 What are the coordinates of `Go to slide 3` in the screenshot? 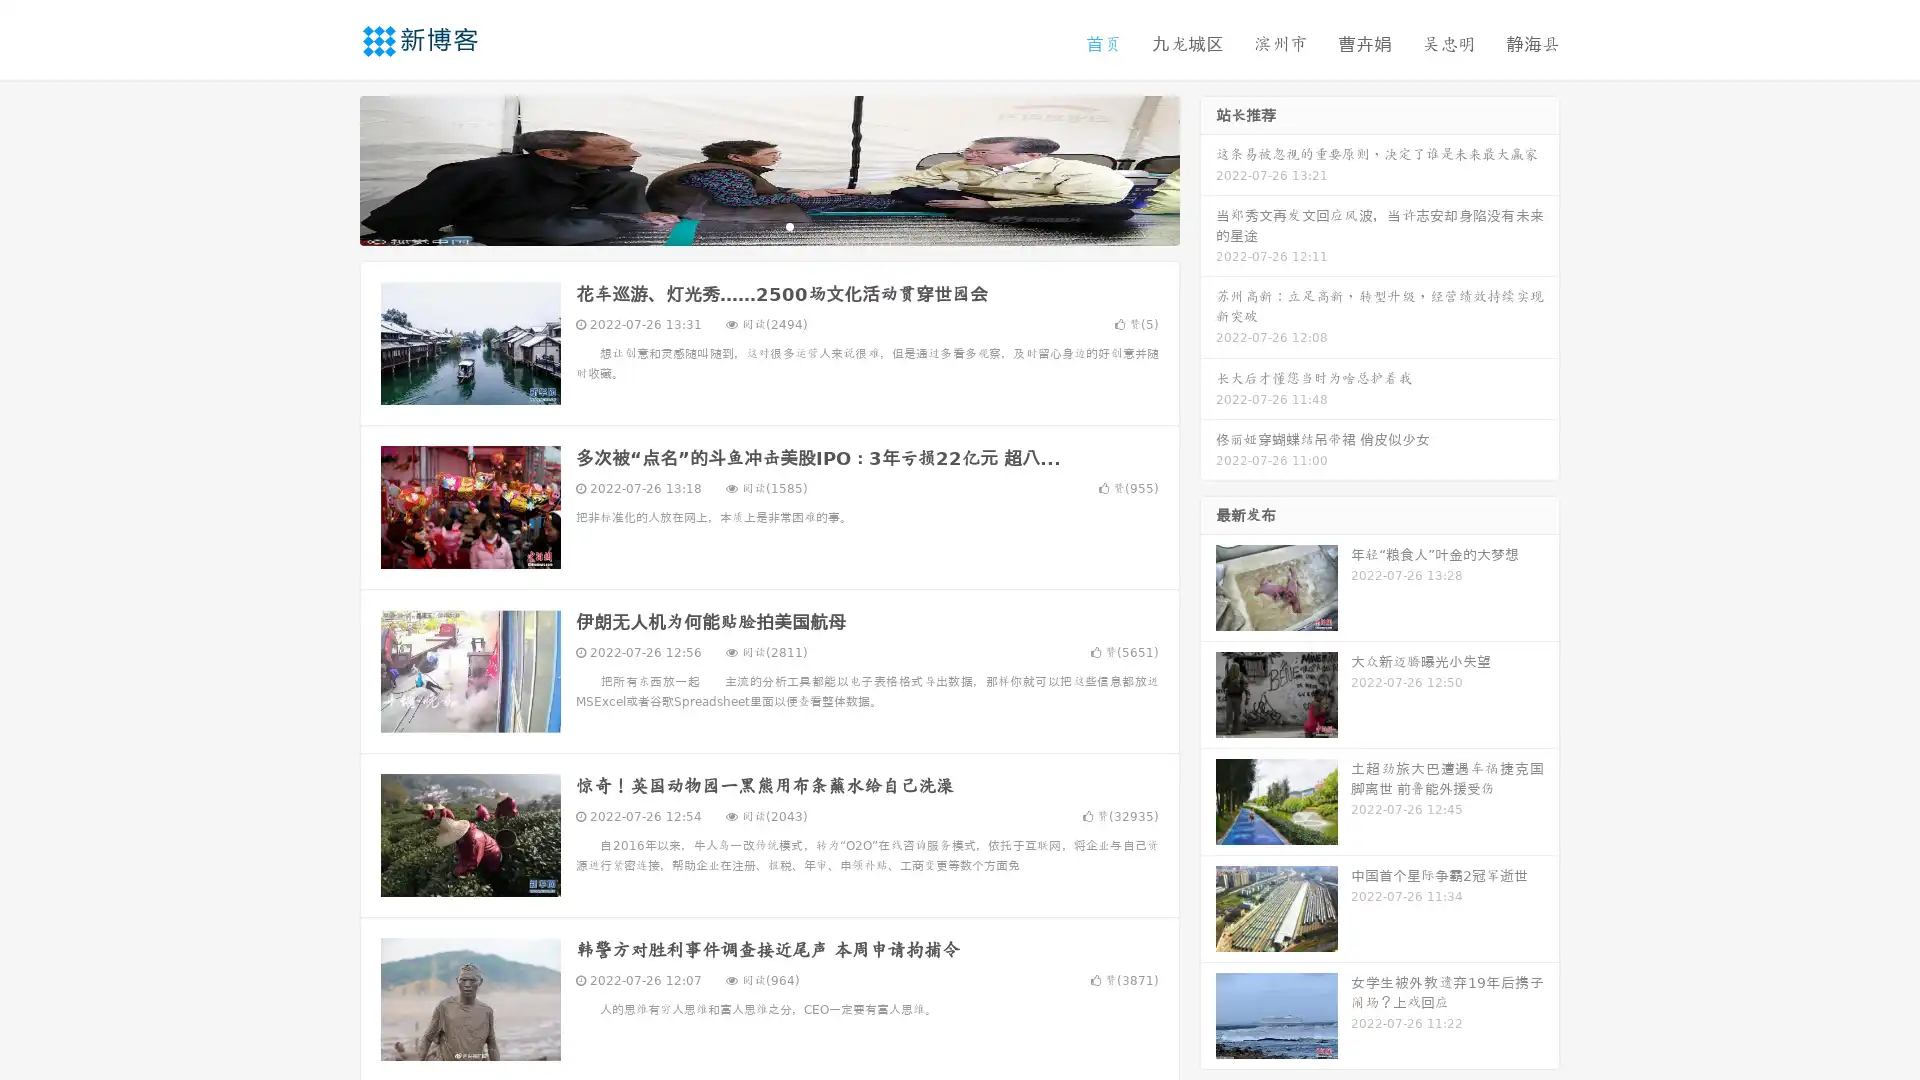 It's located at (789, 225).